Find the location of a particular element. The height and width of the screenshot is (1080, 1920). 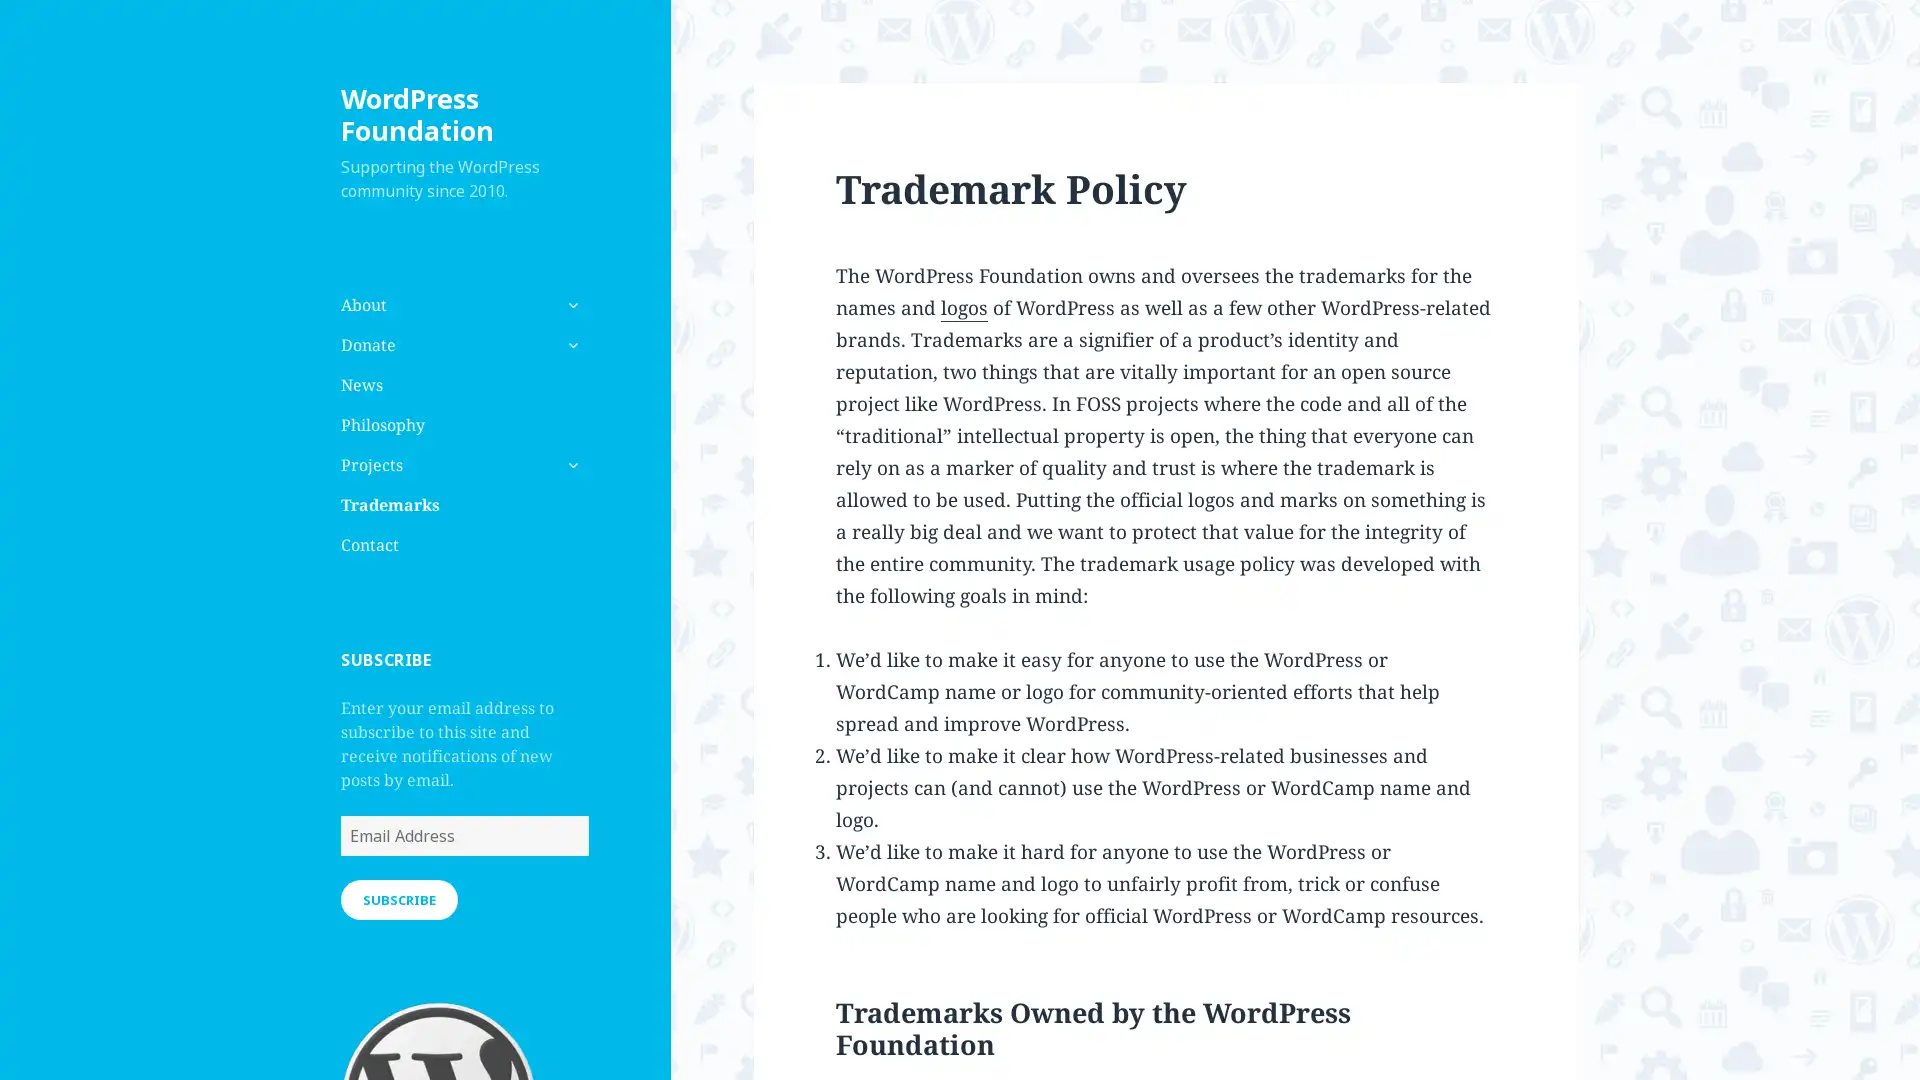

expand child menu is located at coordinates (570, 465).